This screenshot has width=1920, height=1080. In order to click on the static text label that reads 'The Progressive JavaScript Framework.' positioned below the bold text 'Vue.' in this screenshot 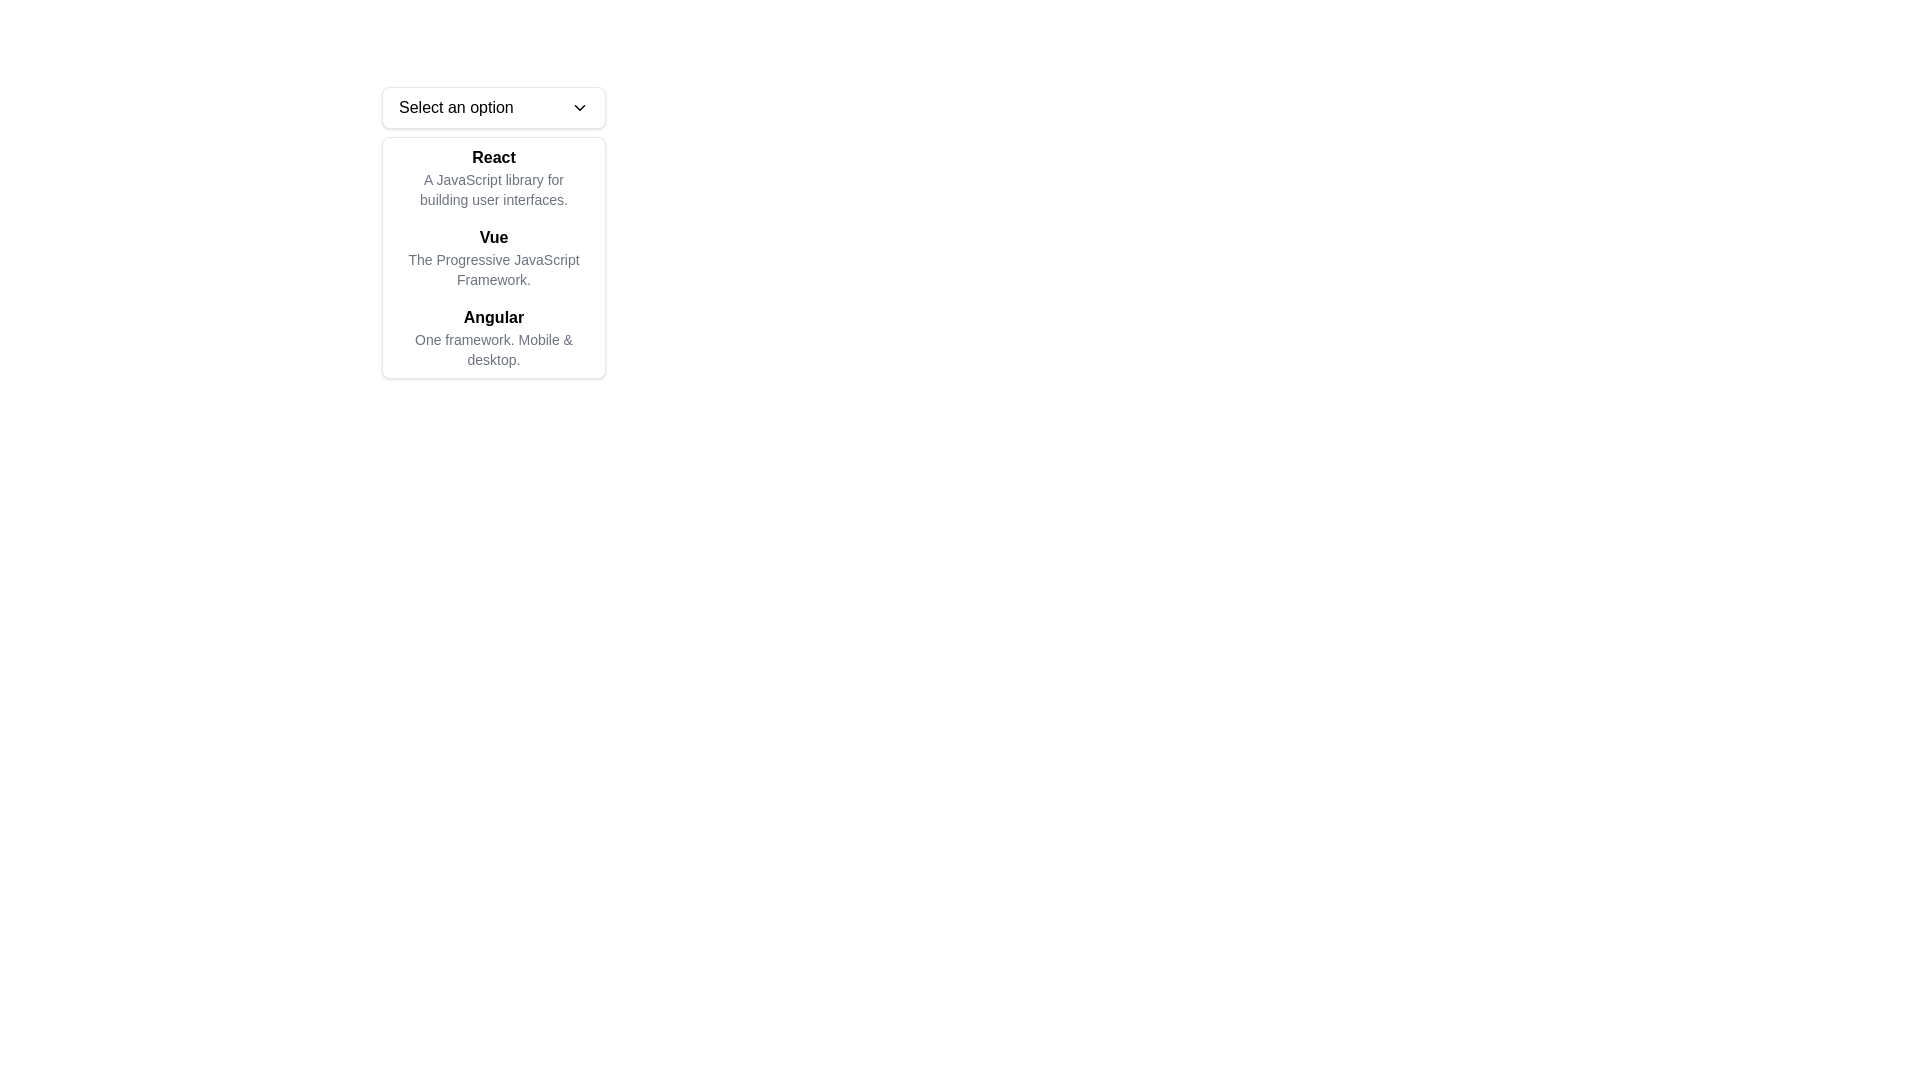, I will do `click(494, 270)`.